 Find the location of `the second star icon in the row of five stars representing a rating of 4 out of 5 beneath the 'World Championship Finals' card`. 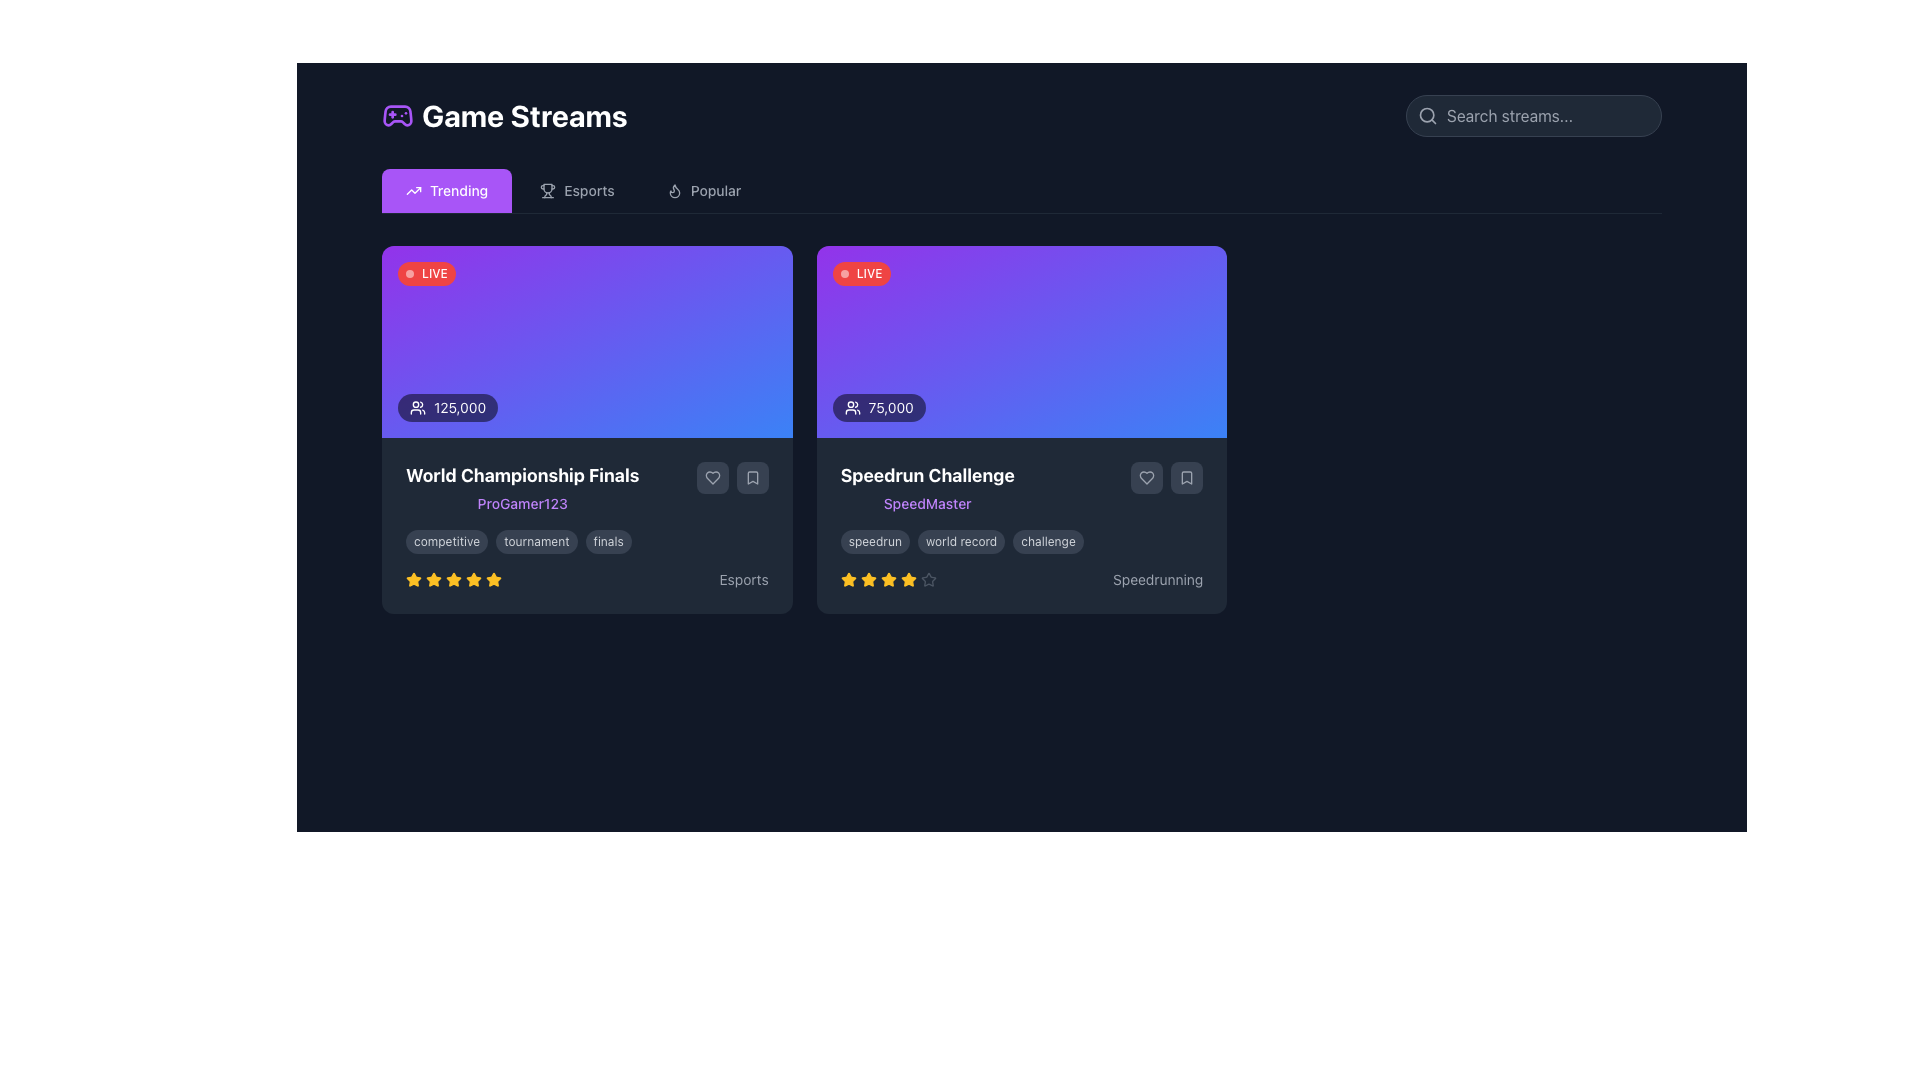

the second star icon in the row of five stars representing a rating of 4 out of 5 beneath the 'World Championship Finals' card is located at coordinates (473, 579).